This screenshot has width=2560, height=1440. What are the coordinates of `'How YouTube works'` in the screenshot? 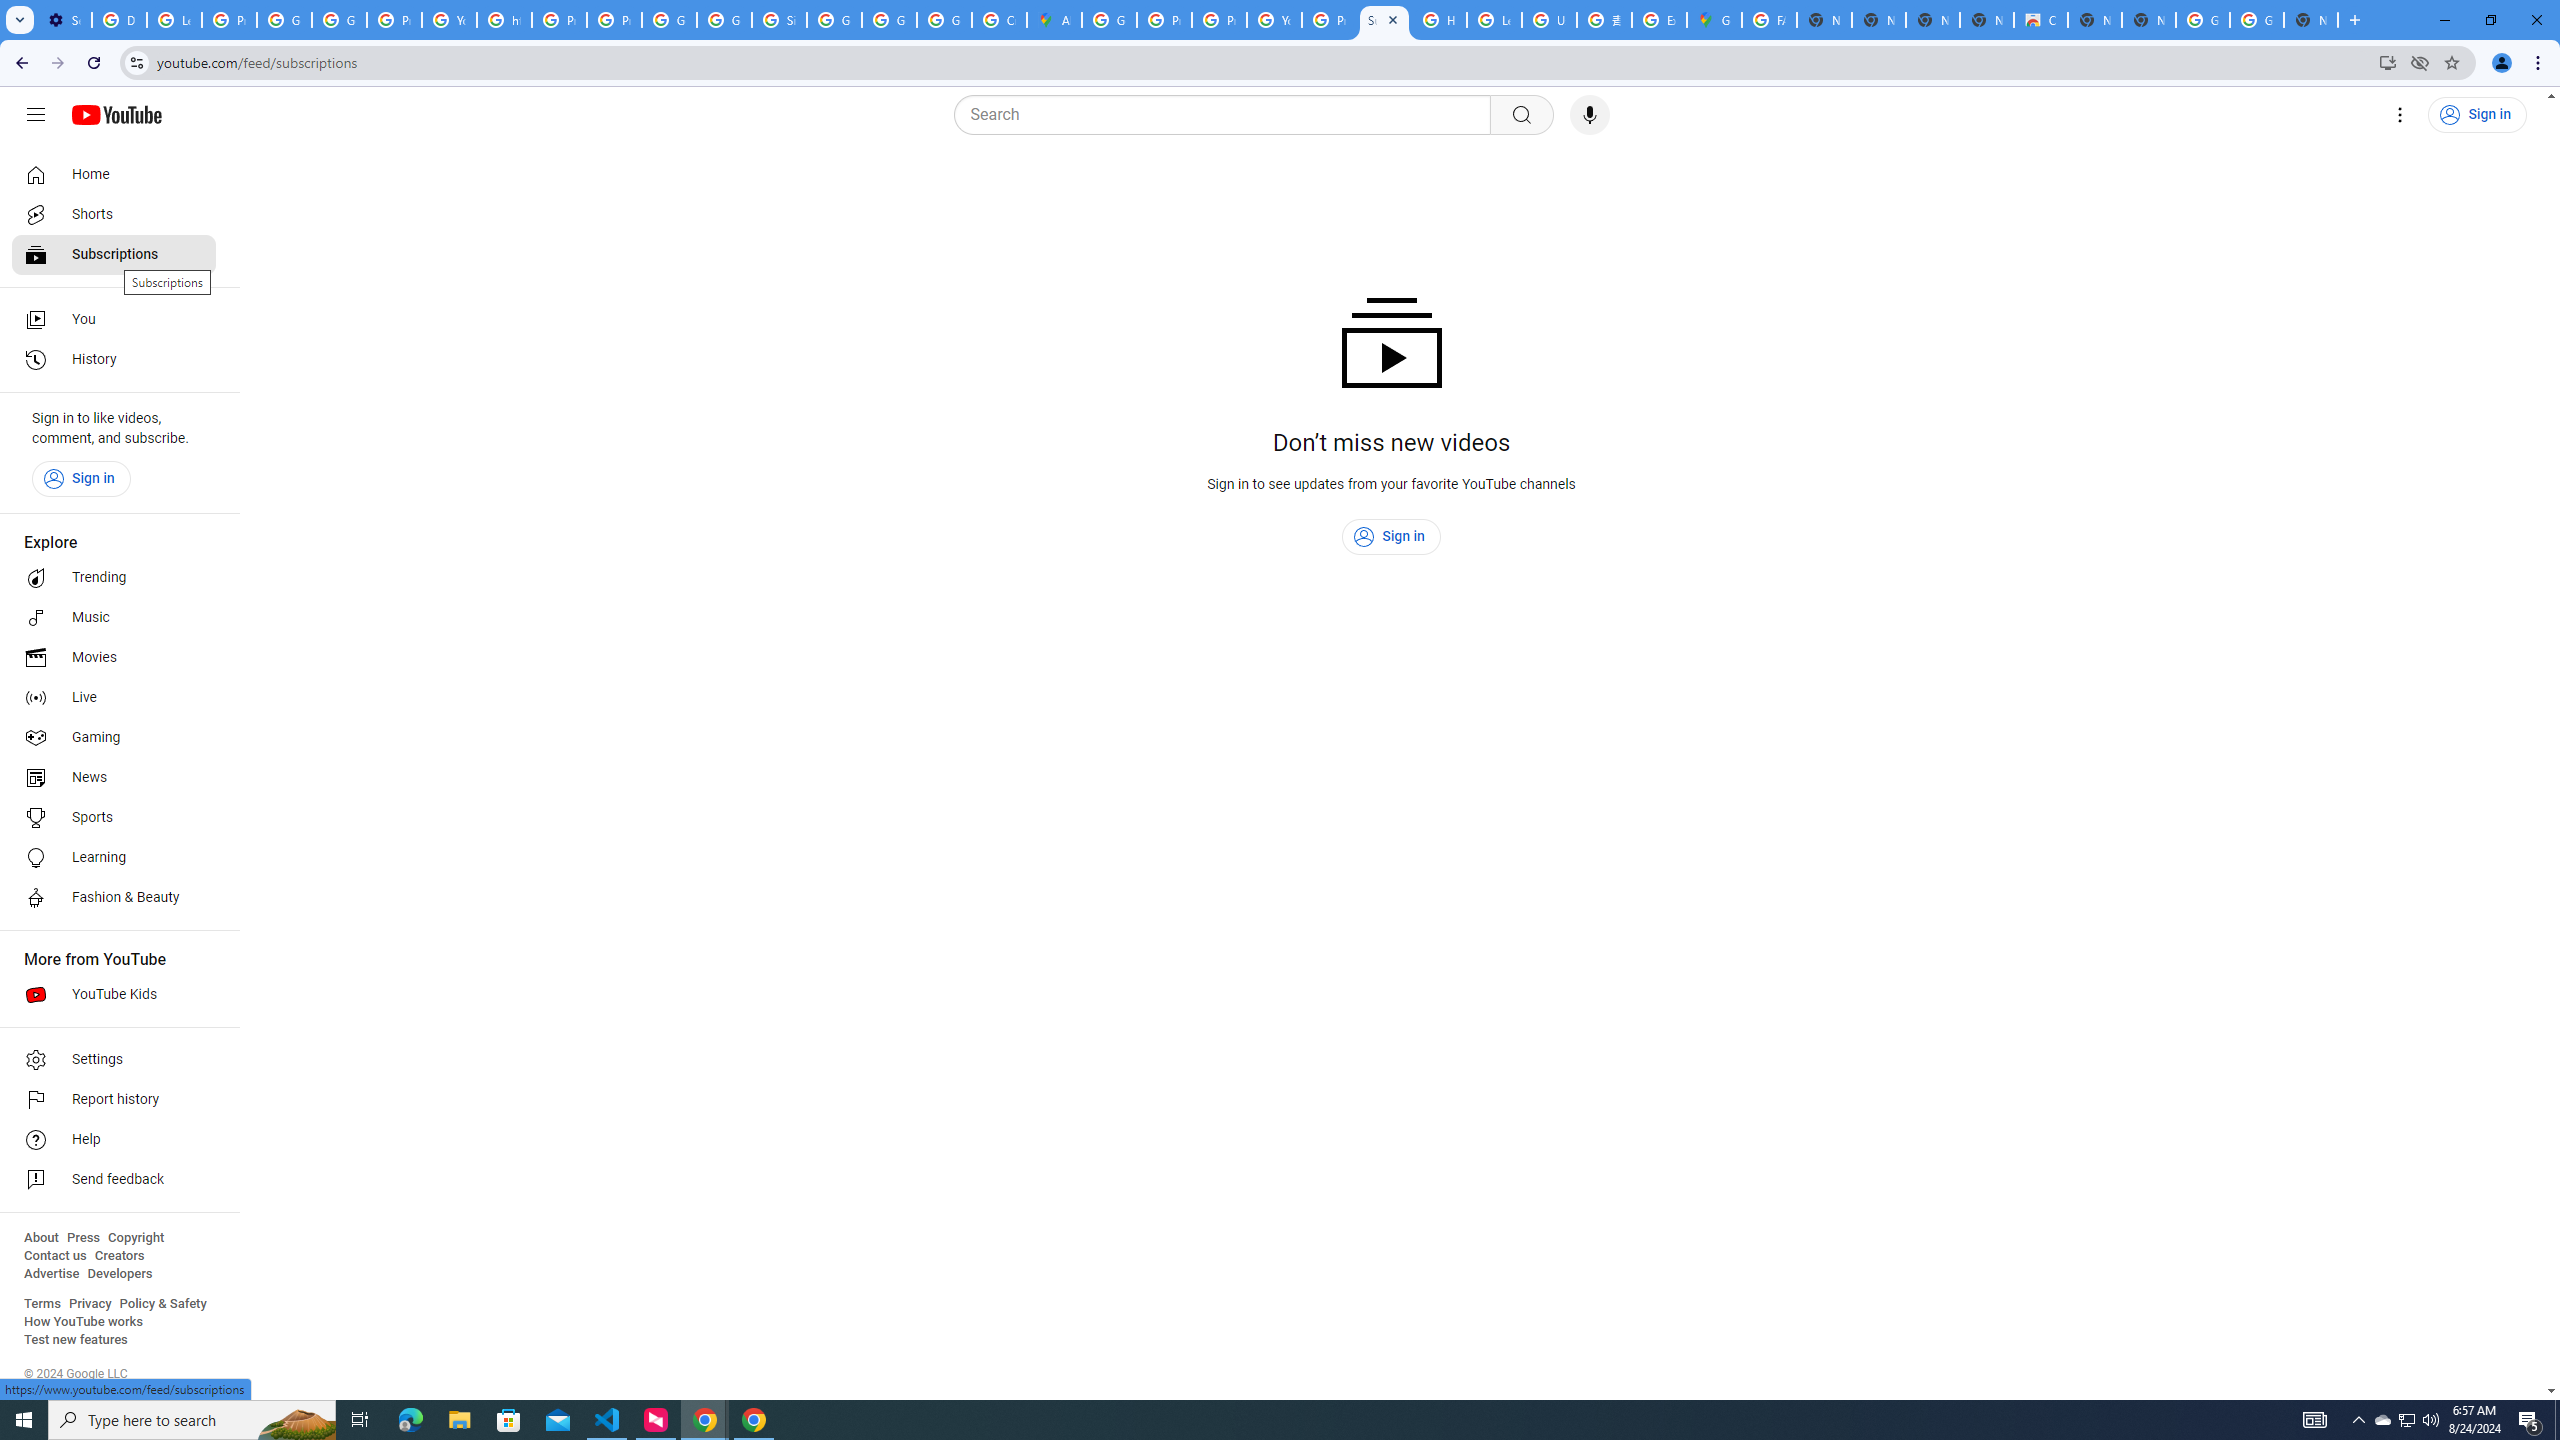 It's located at (82, 1321).